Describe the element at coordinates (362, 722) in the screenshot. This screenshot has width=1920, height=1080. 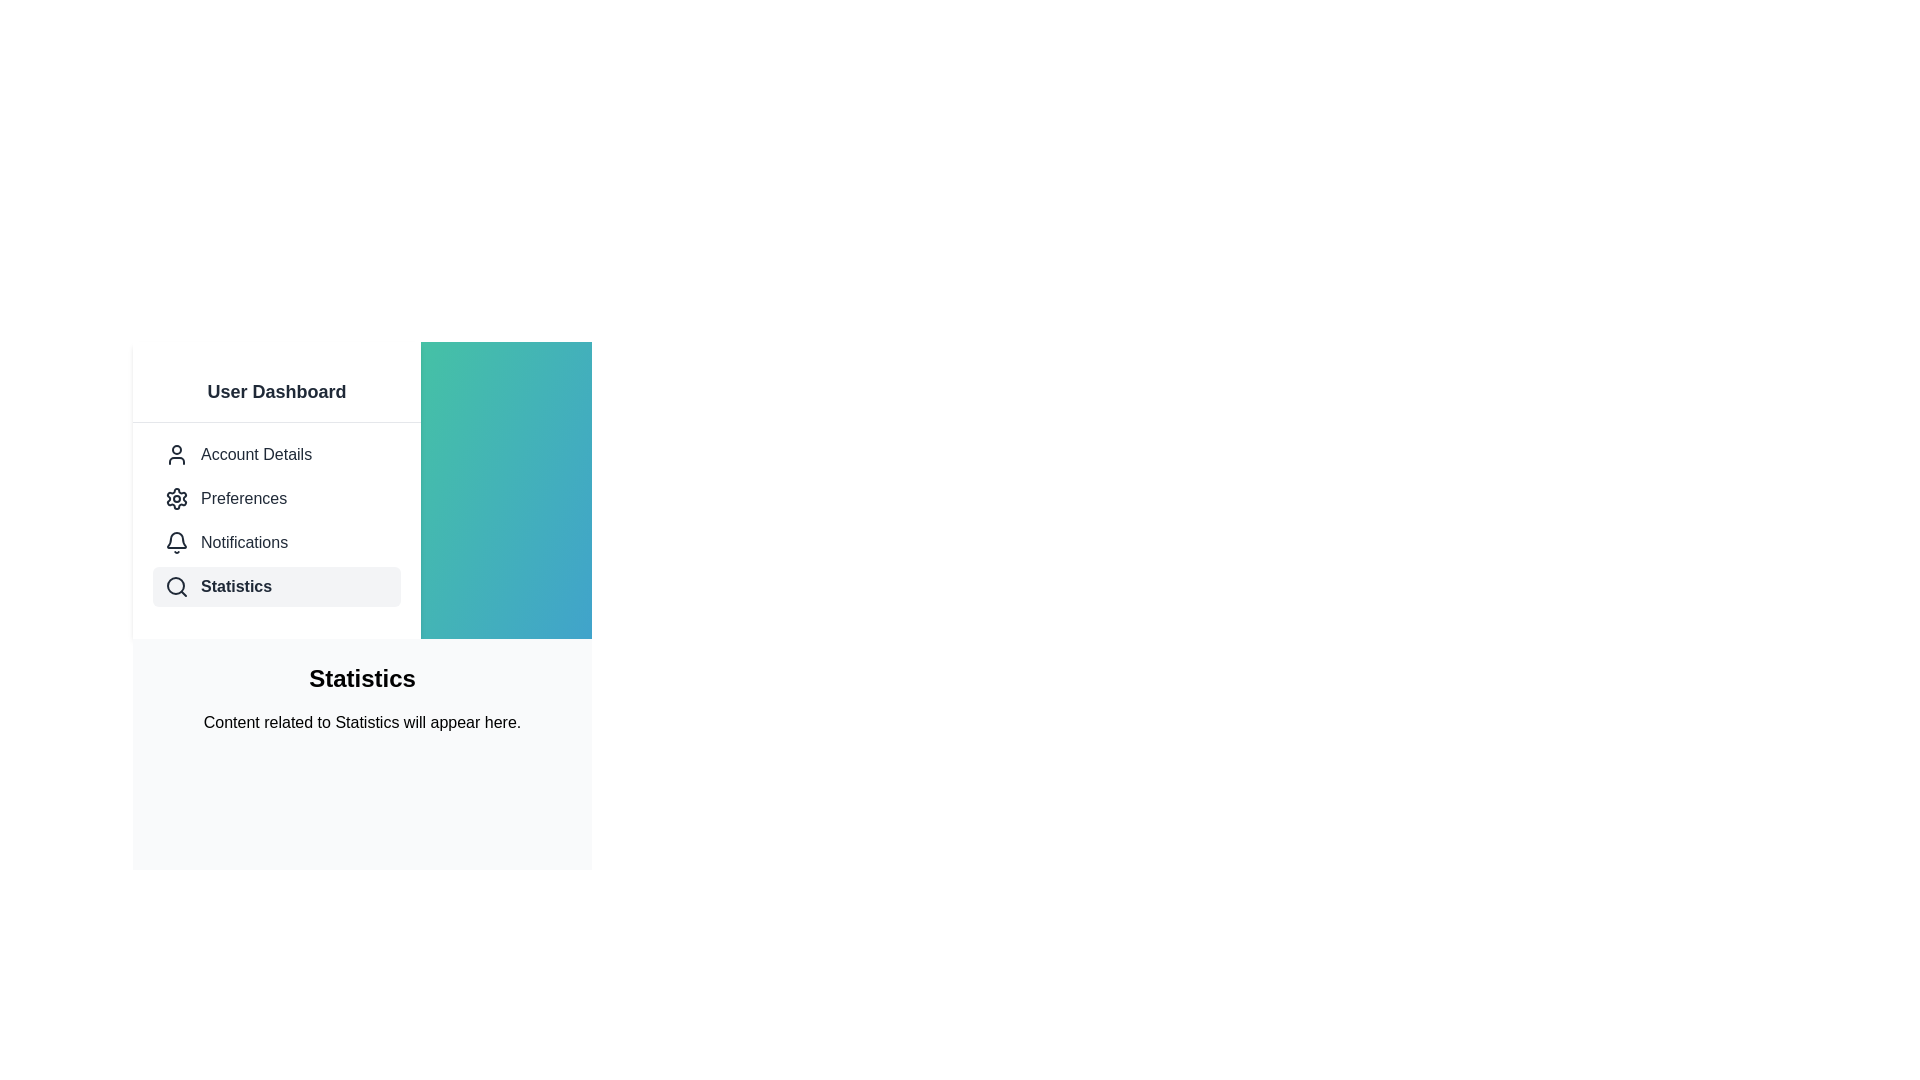
I see `the text block containing the phrase 'Content related to Statistics will appear here.' located below the 'Statistics' heading` at that location.